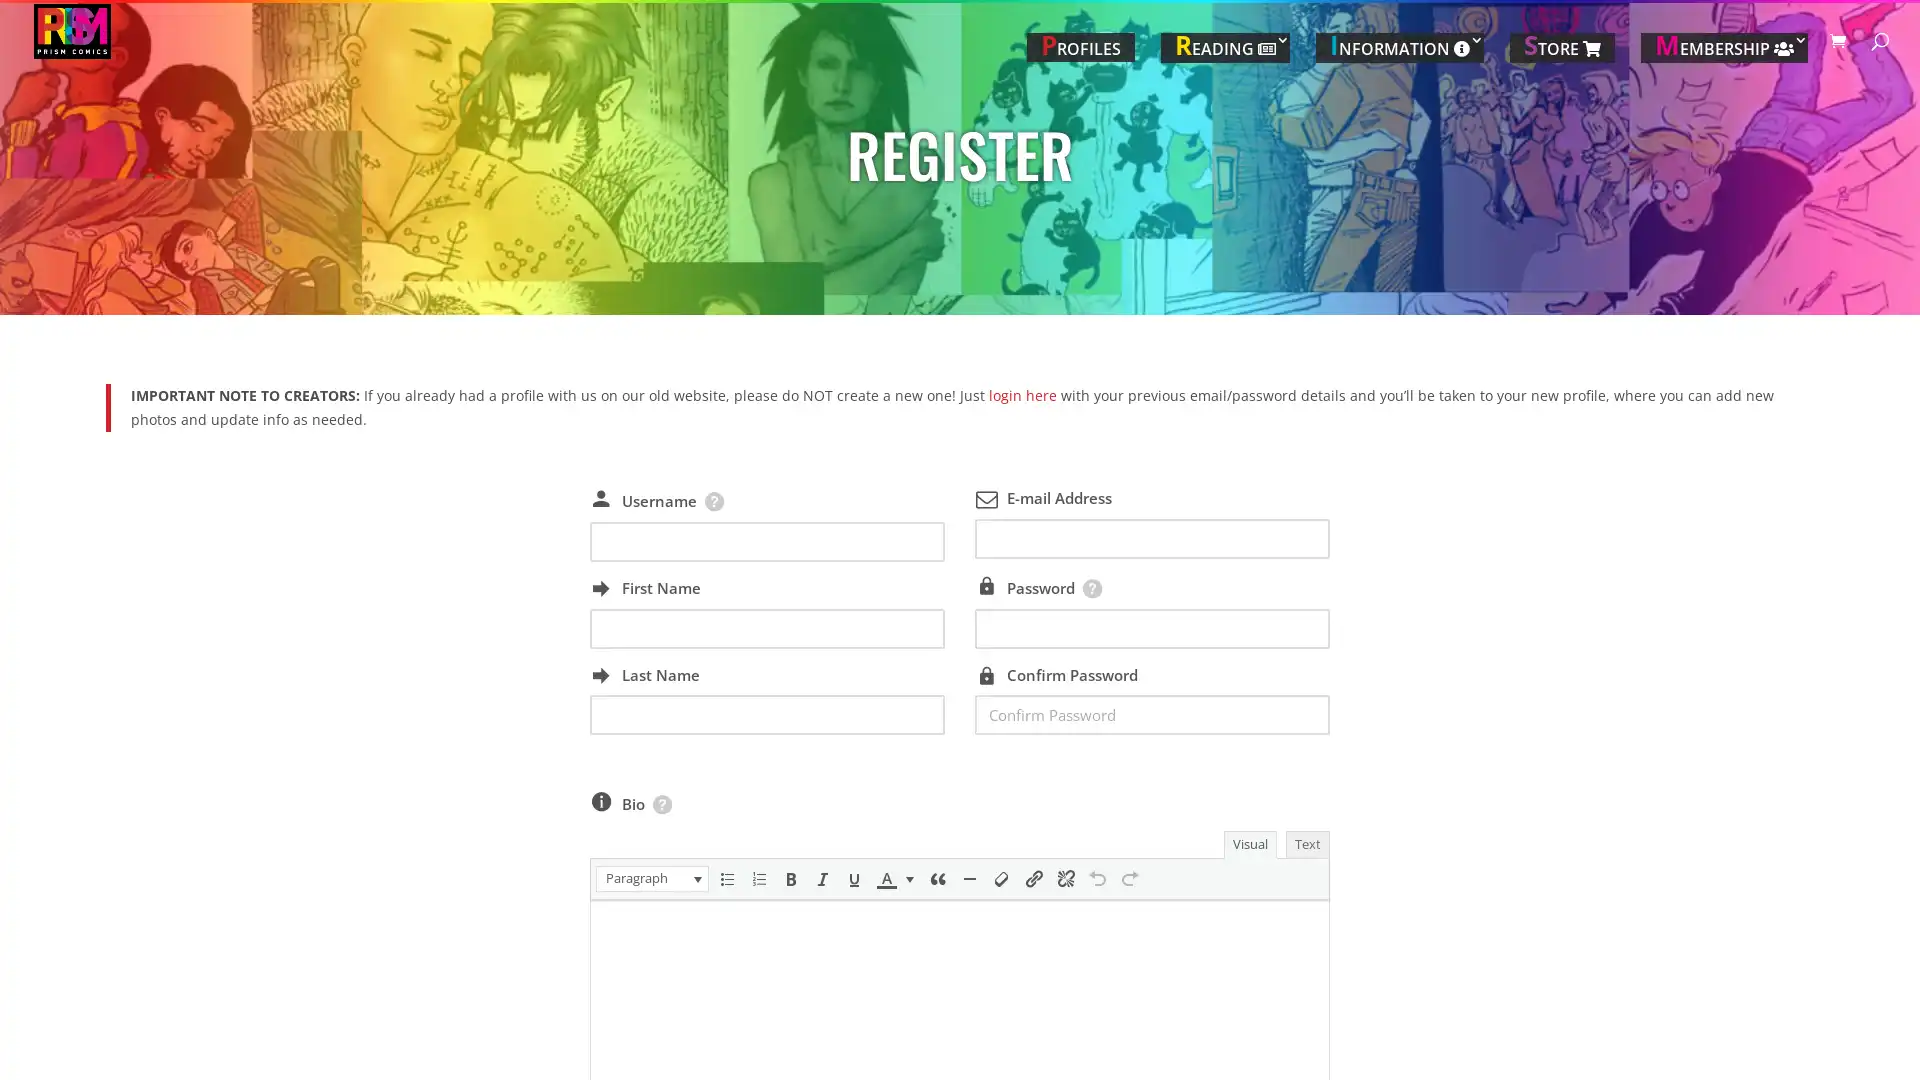  I want to click on Remove link (S), so click(1064, 878).